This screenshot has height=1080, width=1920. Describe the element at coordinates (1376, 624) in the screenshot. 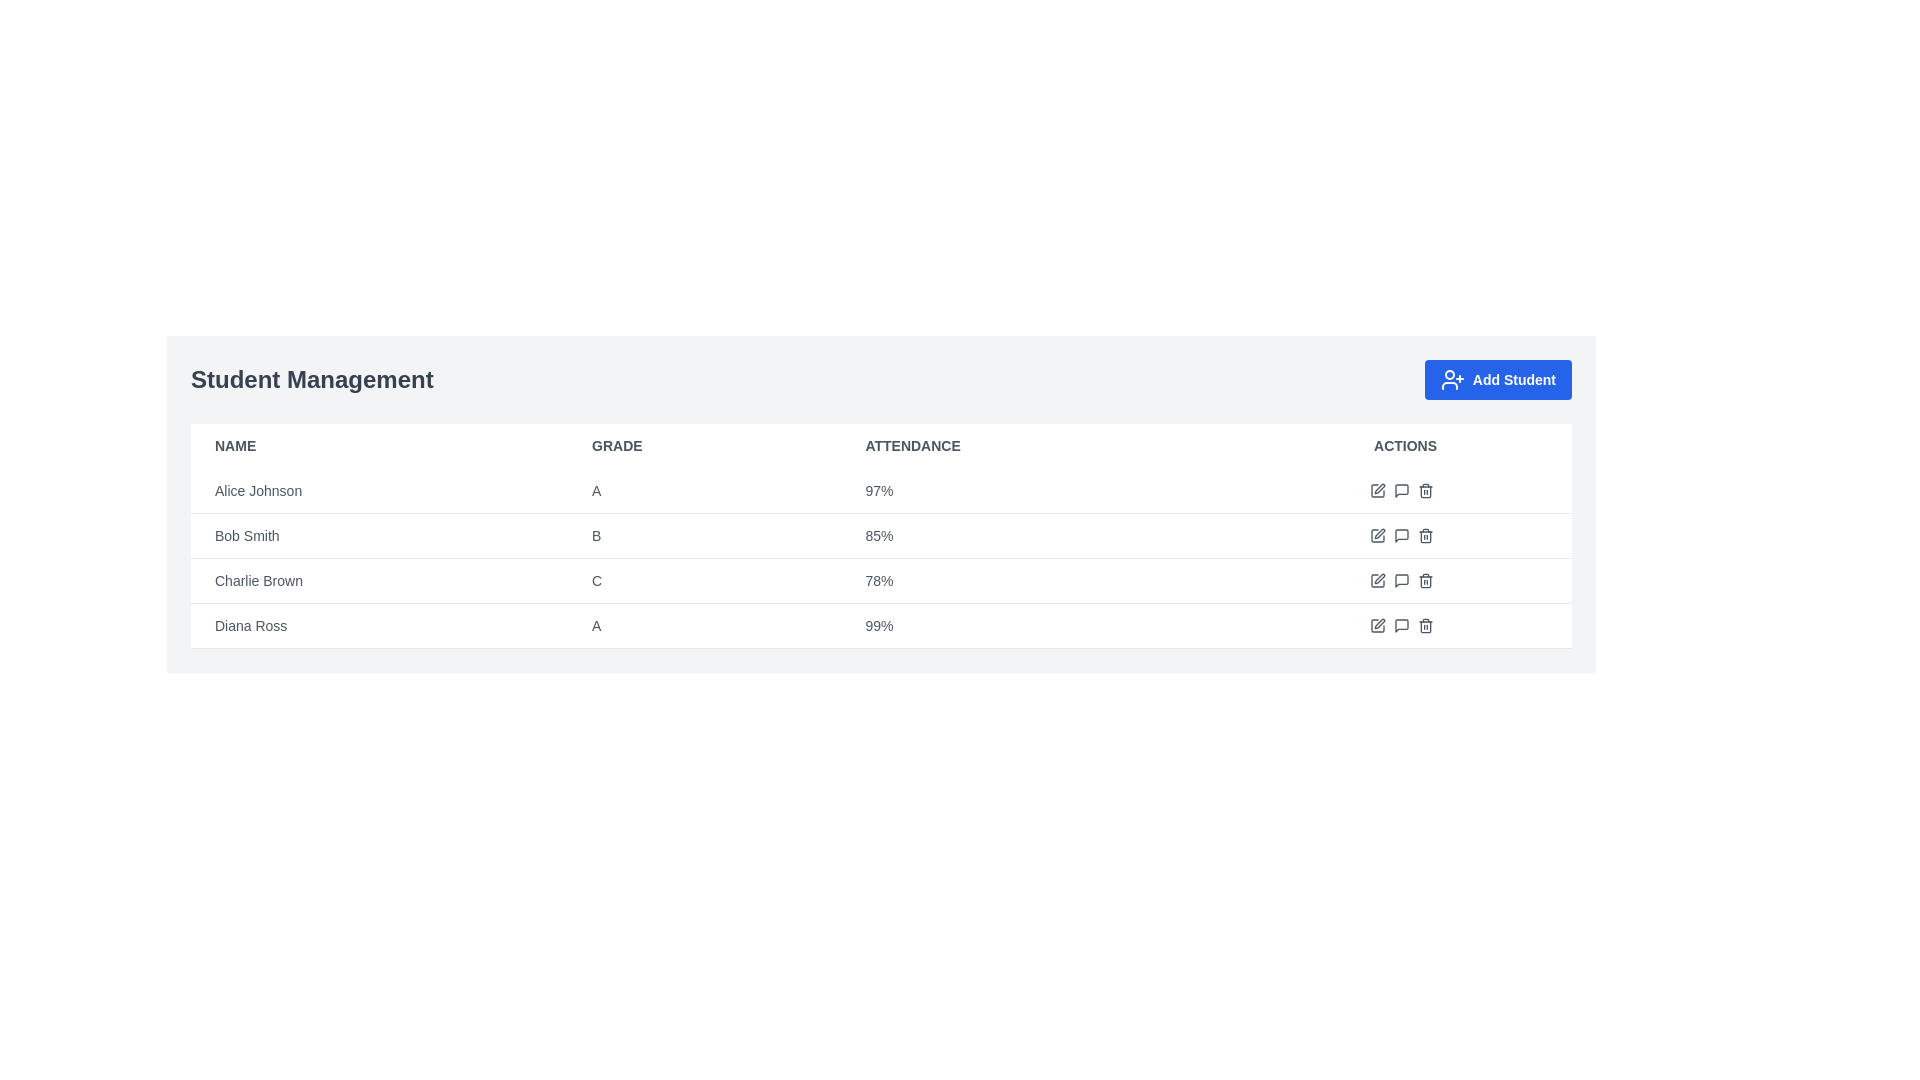

I see `the square icon button in the 'Actions' column corresponding to the row for 'Diana Ross'` at that location.